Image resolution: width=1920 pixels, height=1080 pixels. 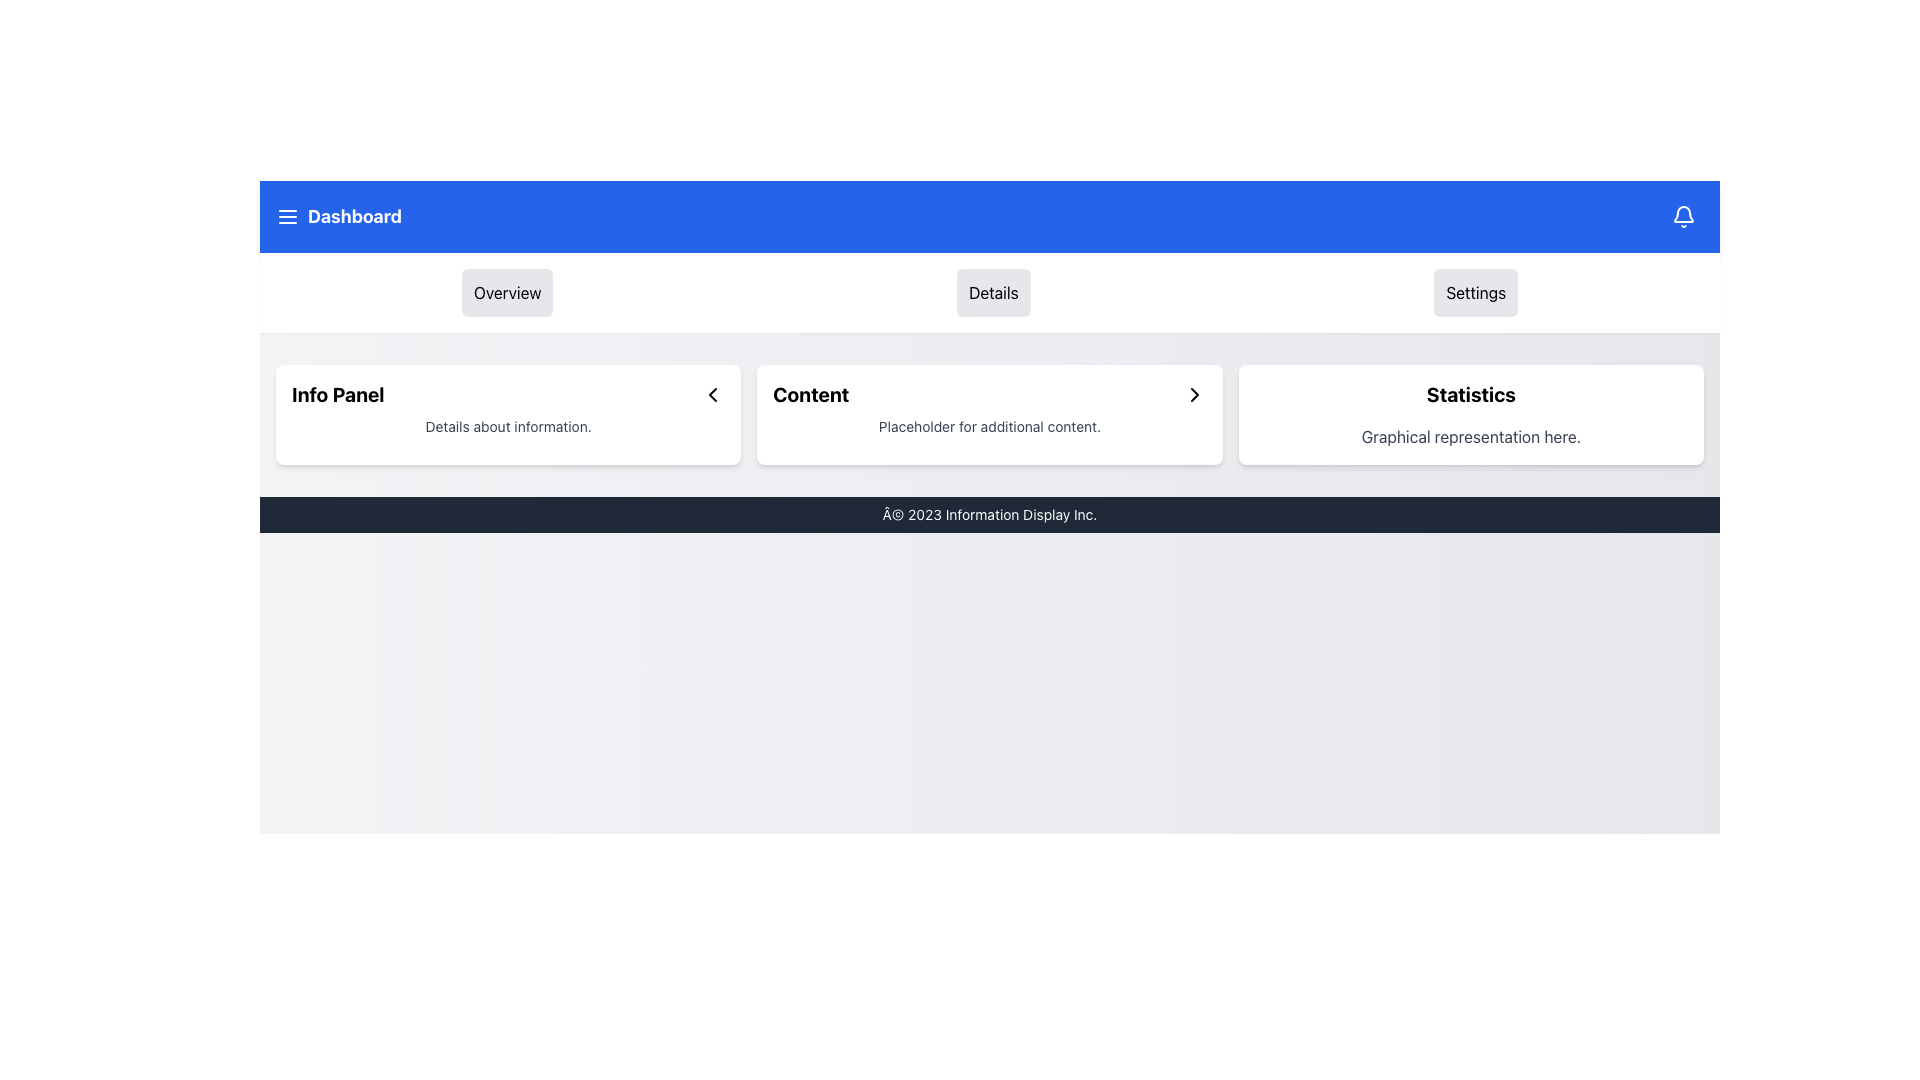 I want to click on the 'Details' button, which is the second button in a set of three buttons, to change its background color, so click(x=993, y=293).